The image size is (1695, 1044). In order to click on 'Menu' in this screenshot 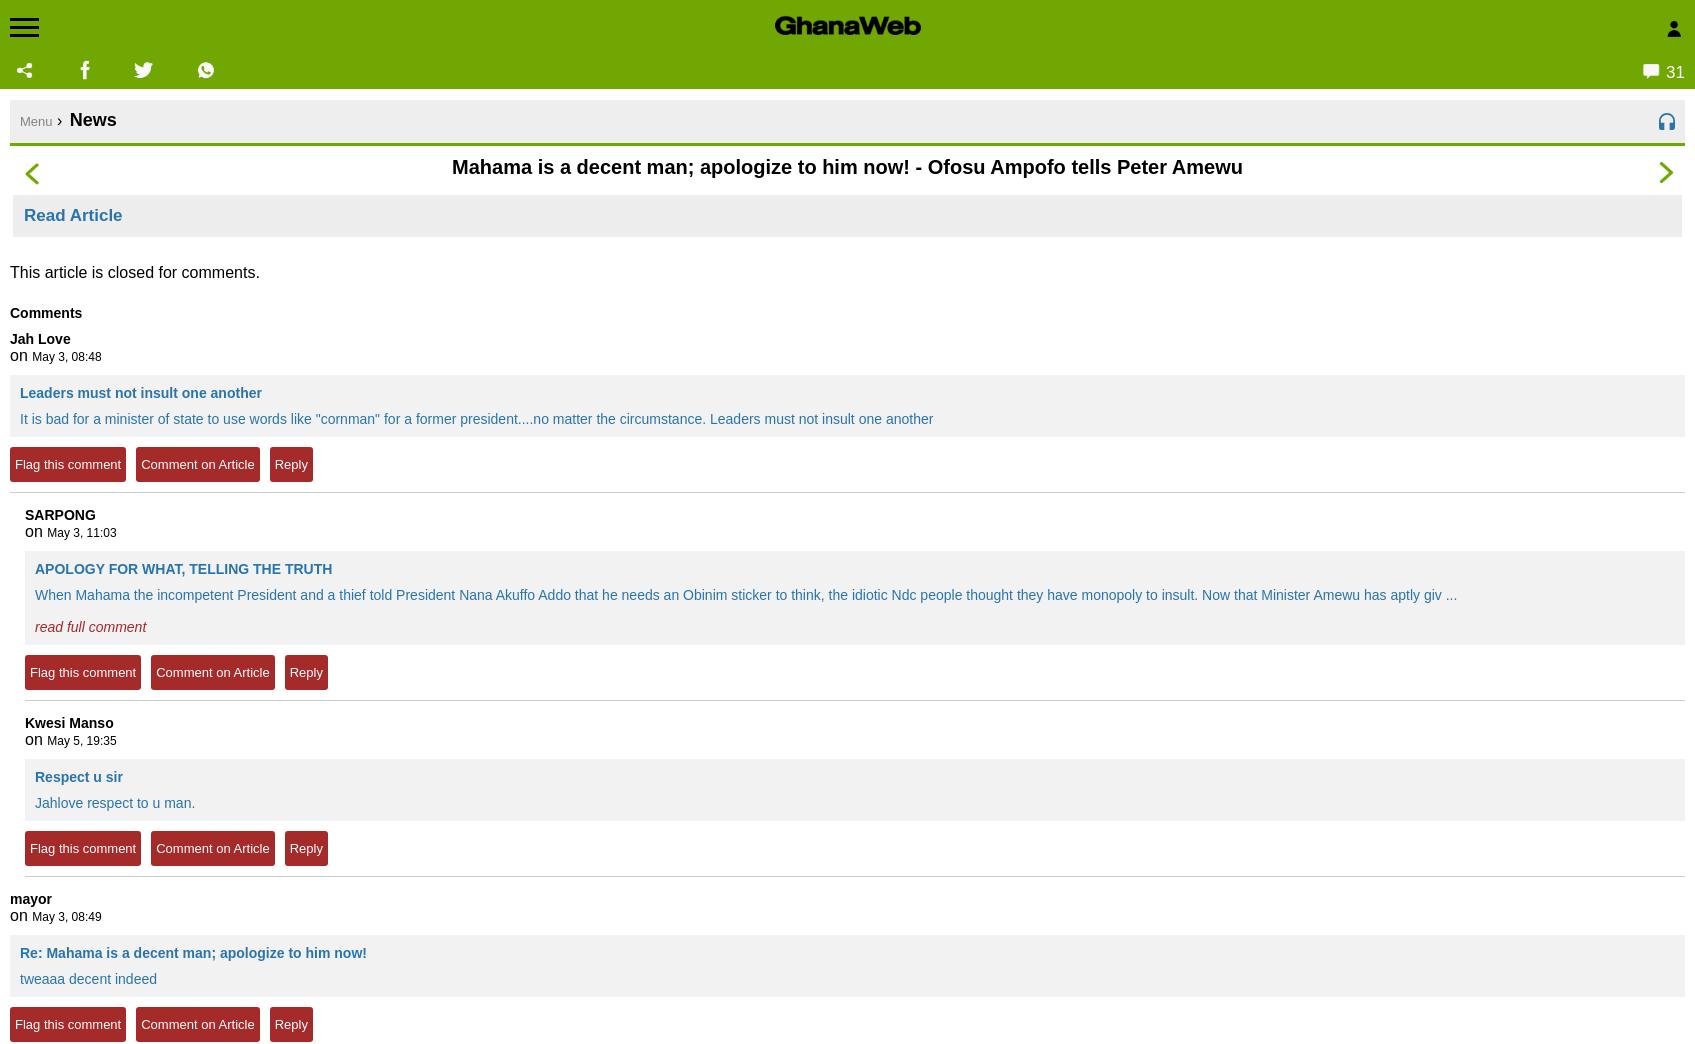, I will do `click(35, 121)`.